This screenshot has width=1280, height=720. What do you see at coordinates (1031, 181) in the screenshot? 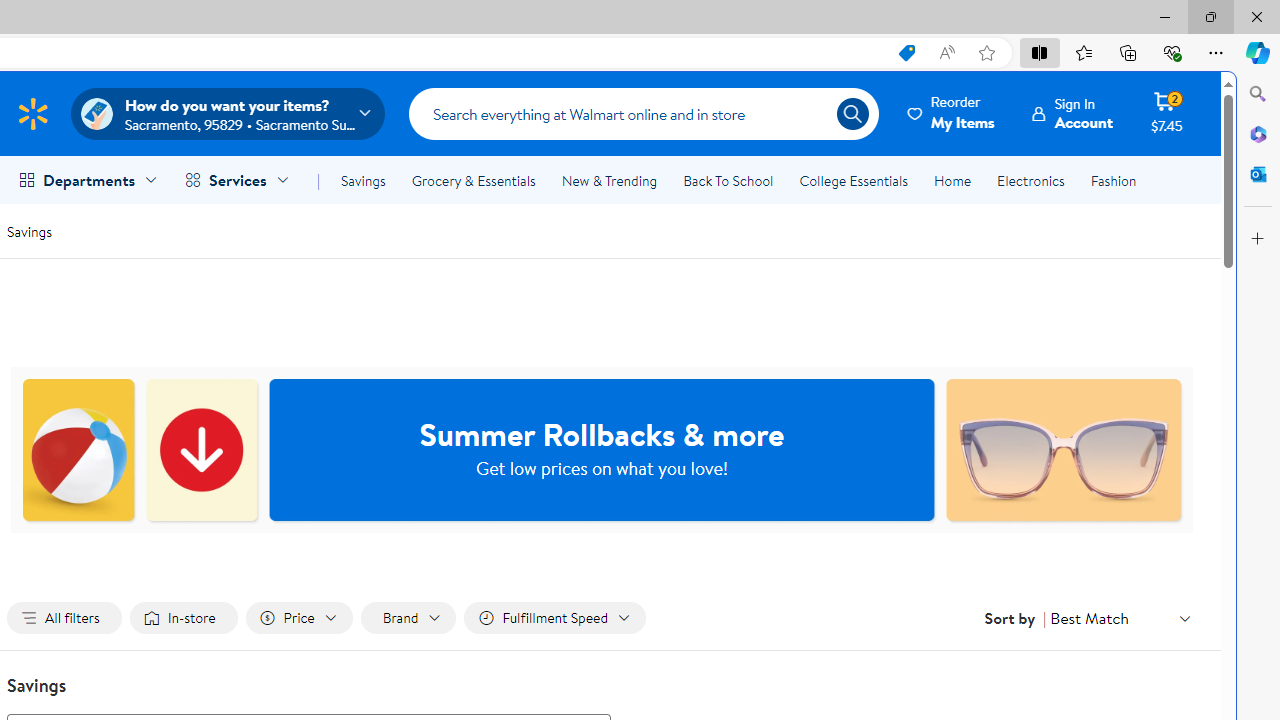
I see `'Electronics'` at bounding box center [1031, 181].